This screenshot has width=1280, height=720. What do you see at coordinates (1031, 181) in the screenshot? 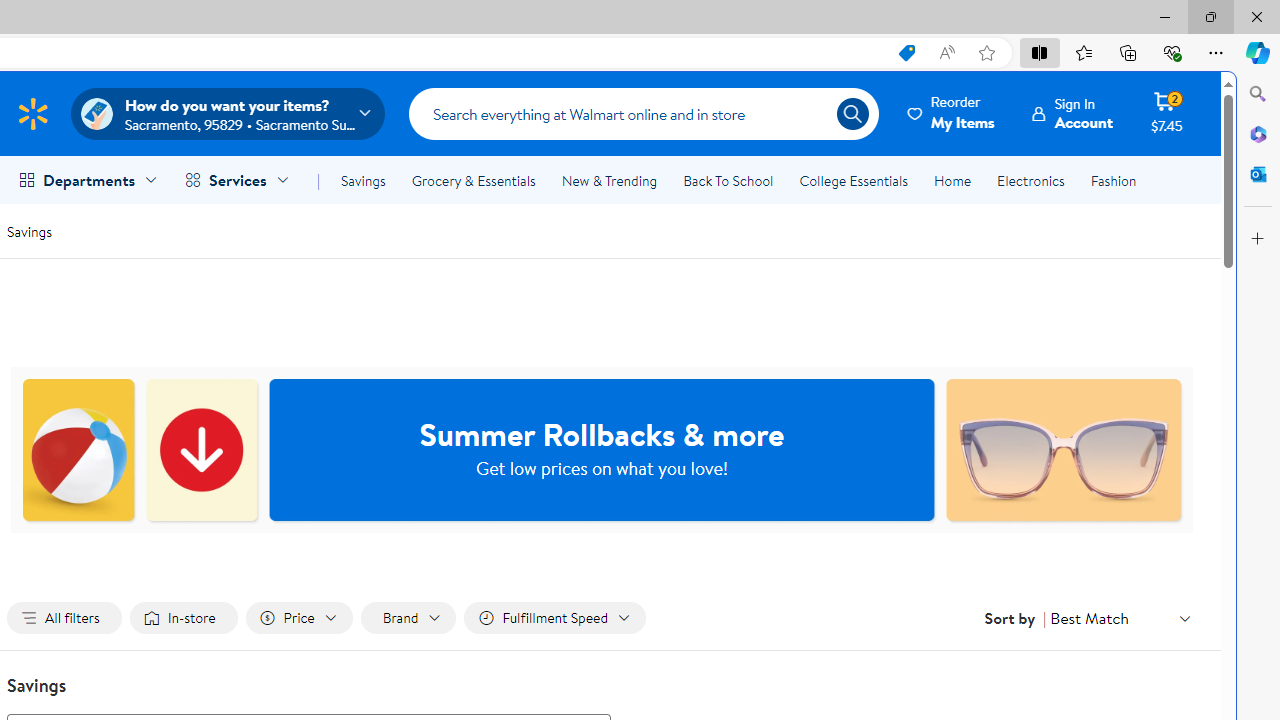
I see `'Electronics'` at bounding box center [1031, 181].